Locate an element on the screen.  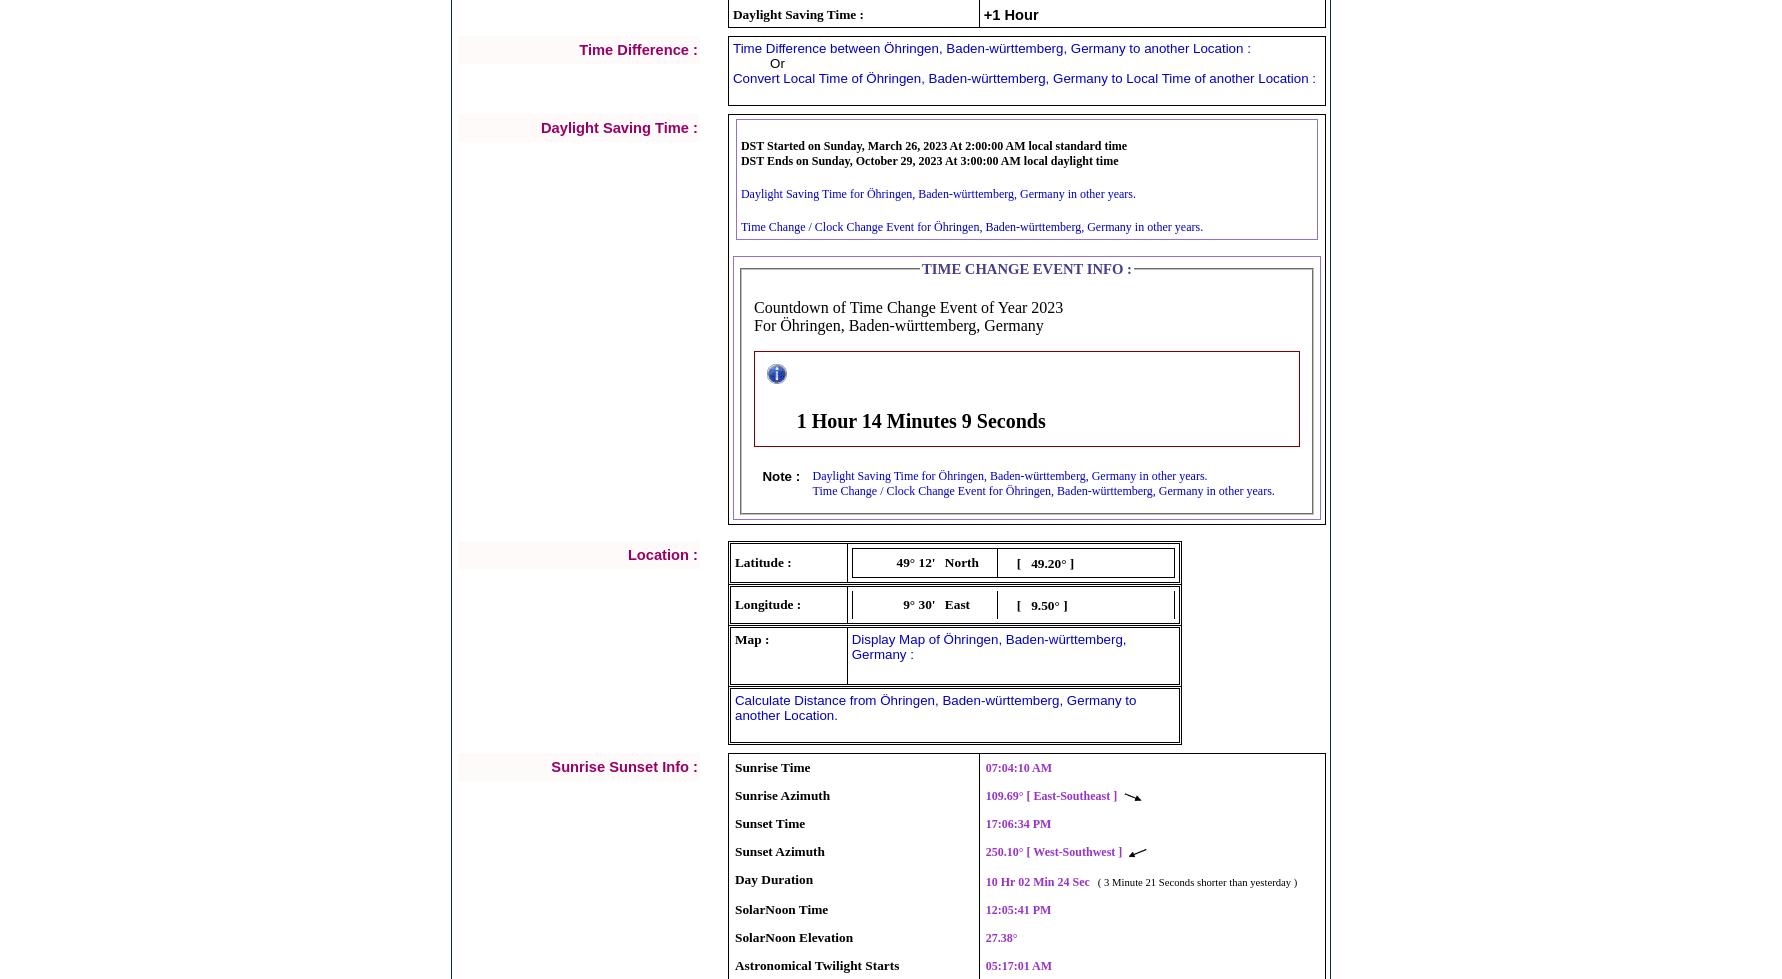
'12:05:41 PM' is located at coordinates (1017, 908).